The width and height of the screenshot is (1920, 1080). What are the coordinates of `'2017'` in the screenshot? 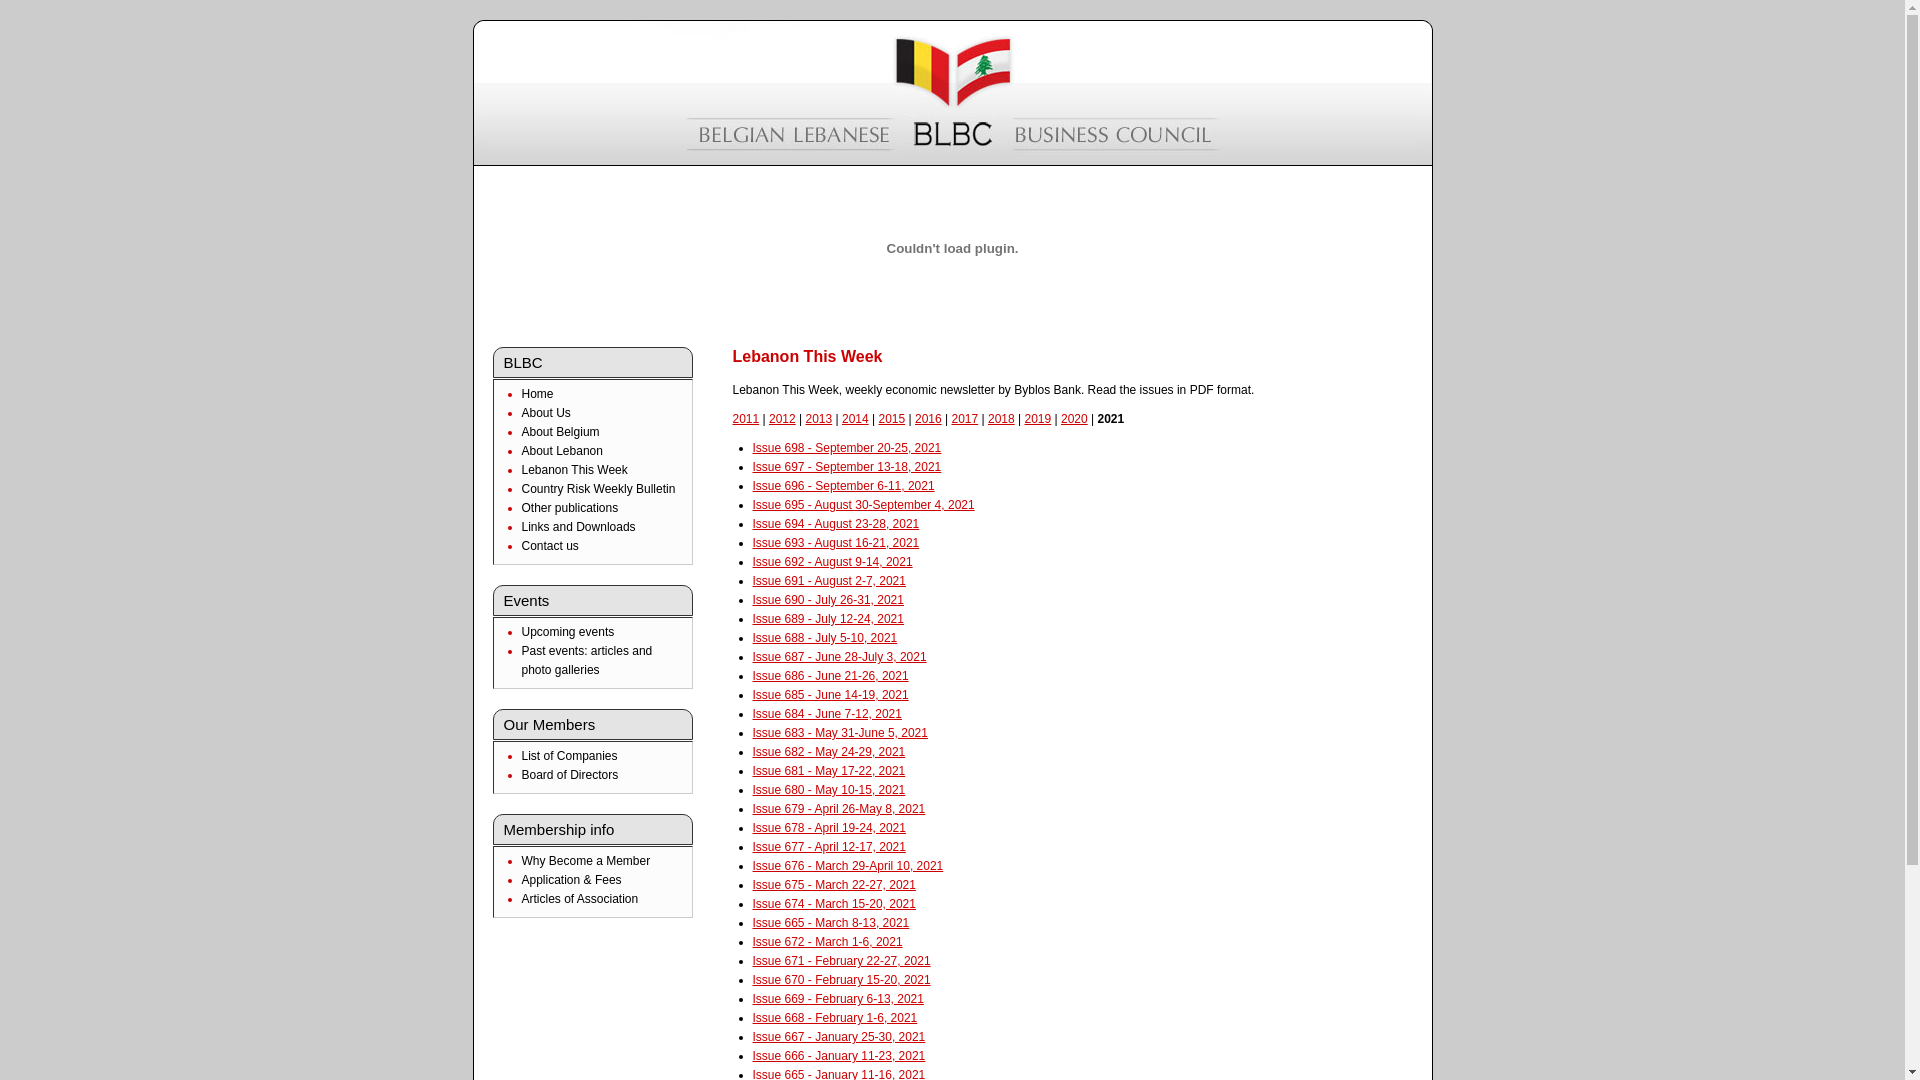 It's located at (965, 418).